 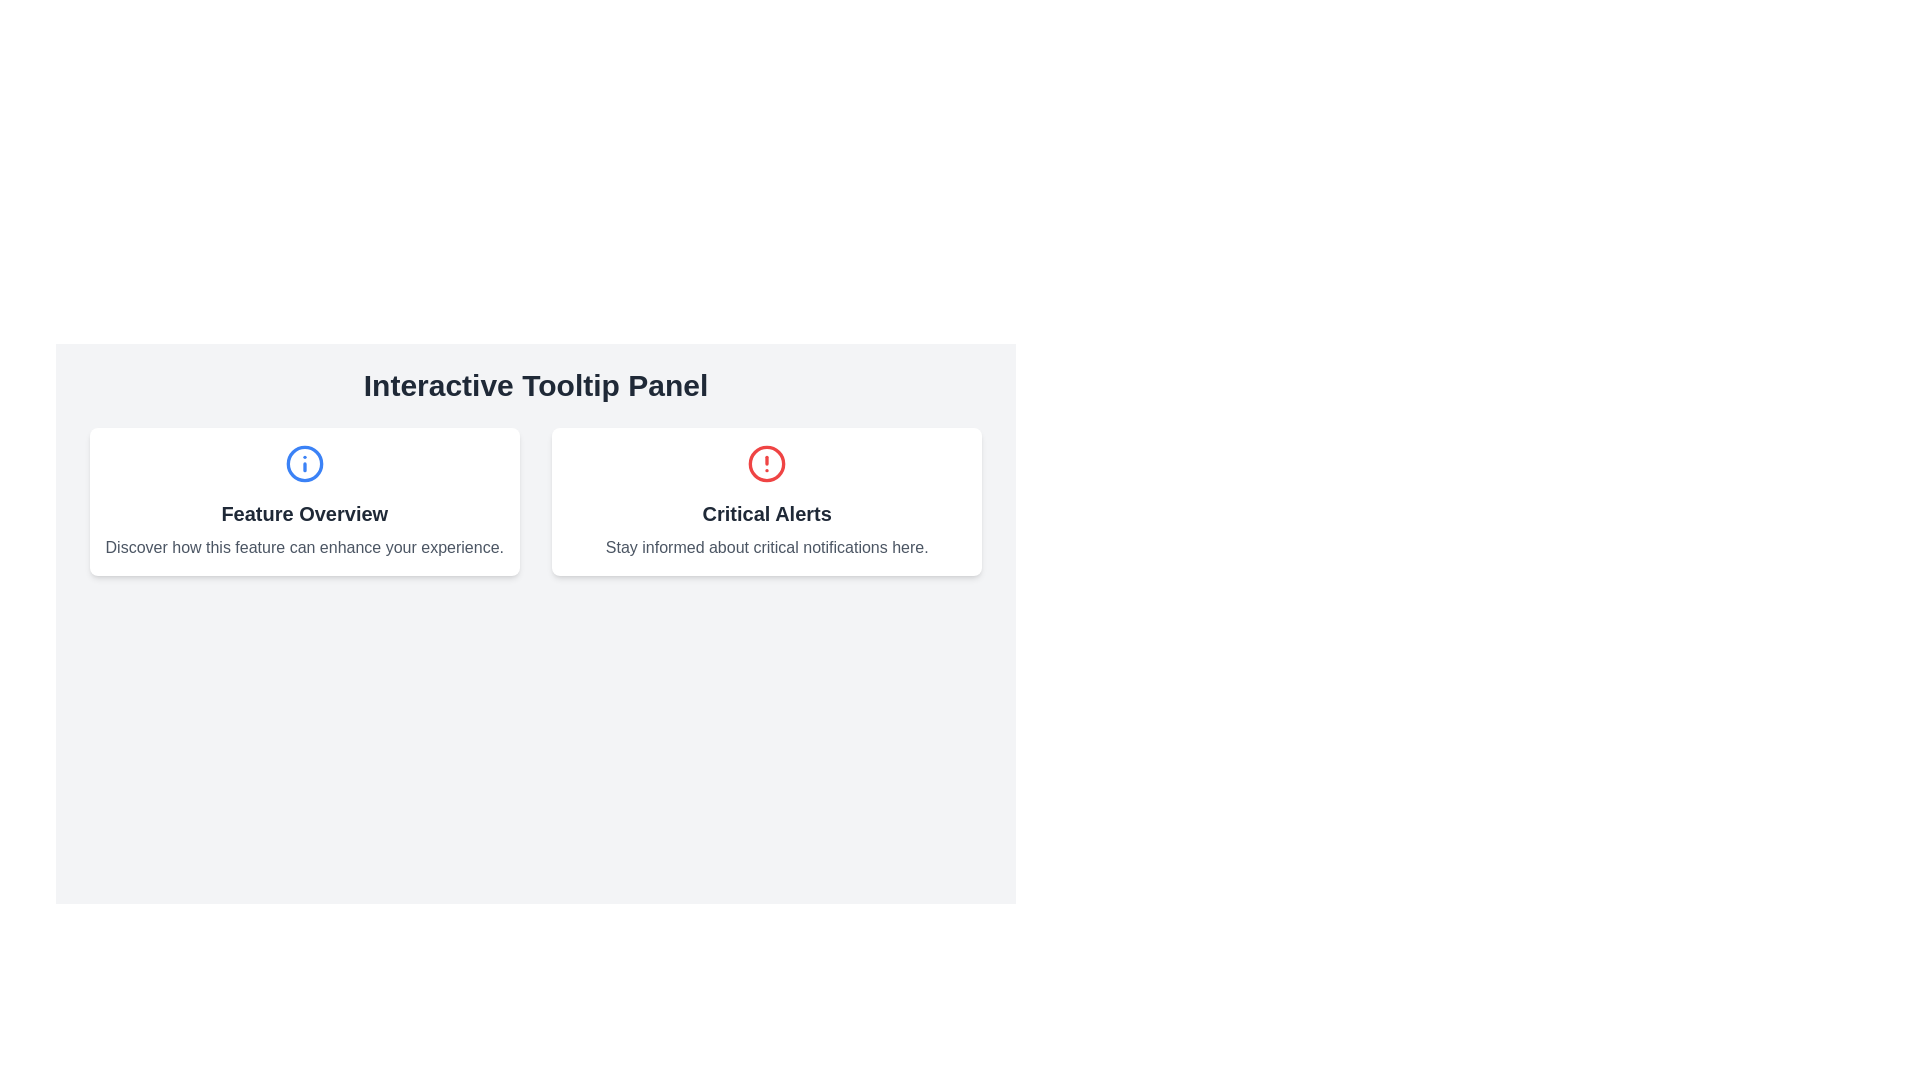 What do you see at coordinates (766, 463) in the screenshot?
I see `the alert icon located at the top center of the 'Critical Alerts' card` at bounding box center [766, 463].